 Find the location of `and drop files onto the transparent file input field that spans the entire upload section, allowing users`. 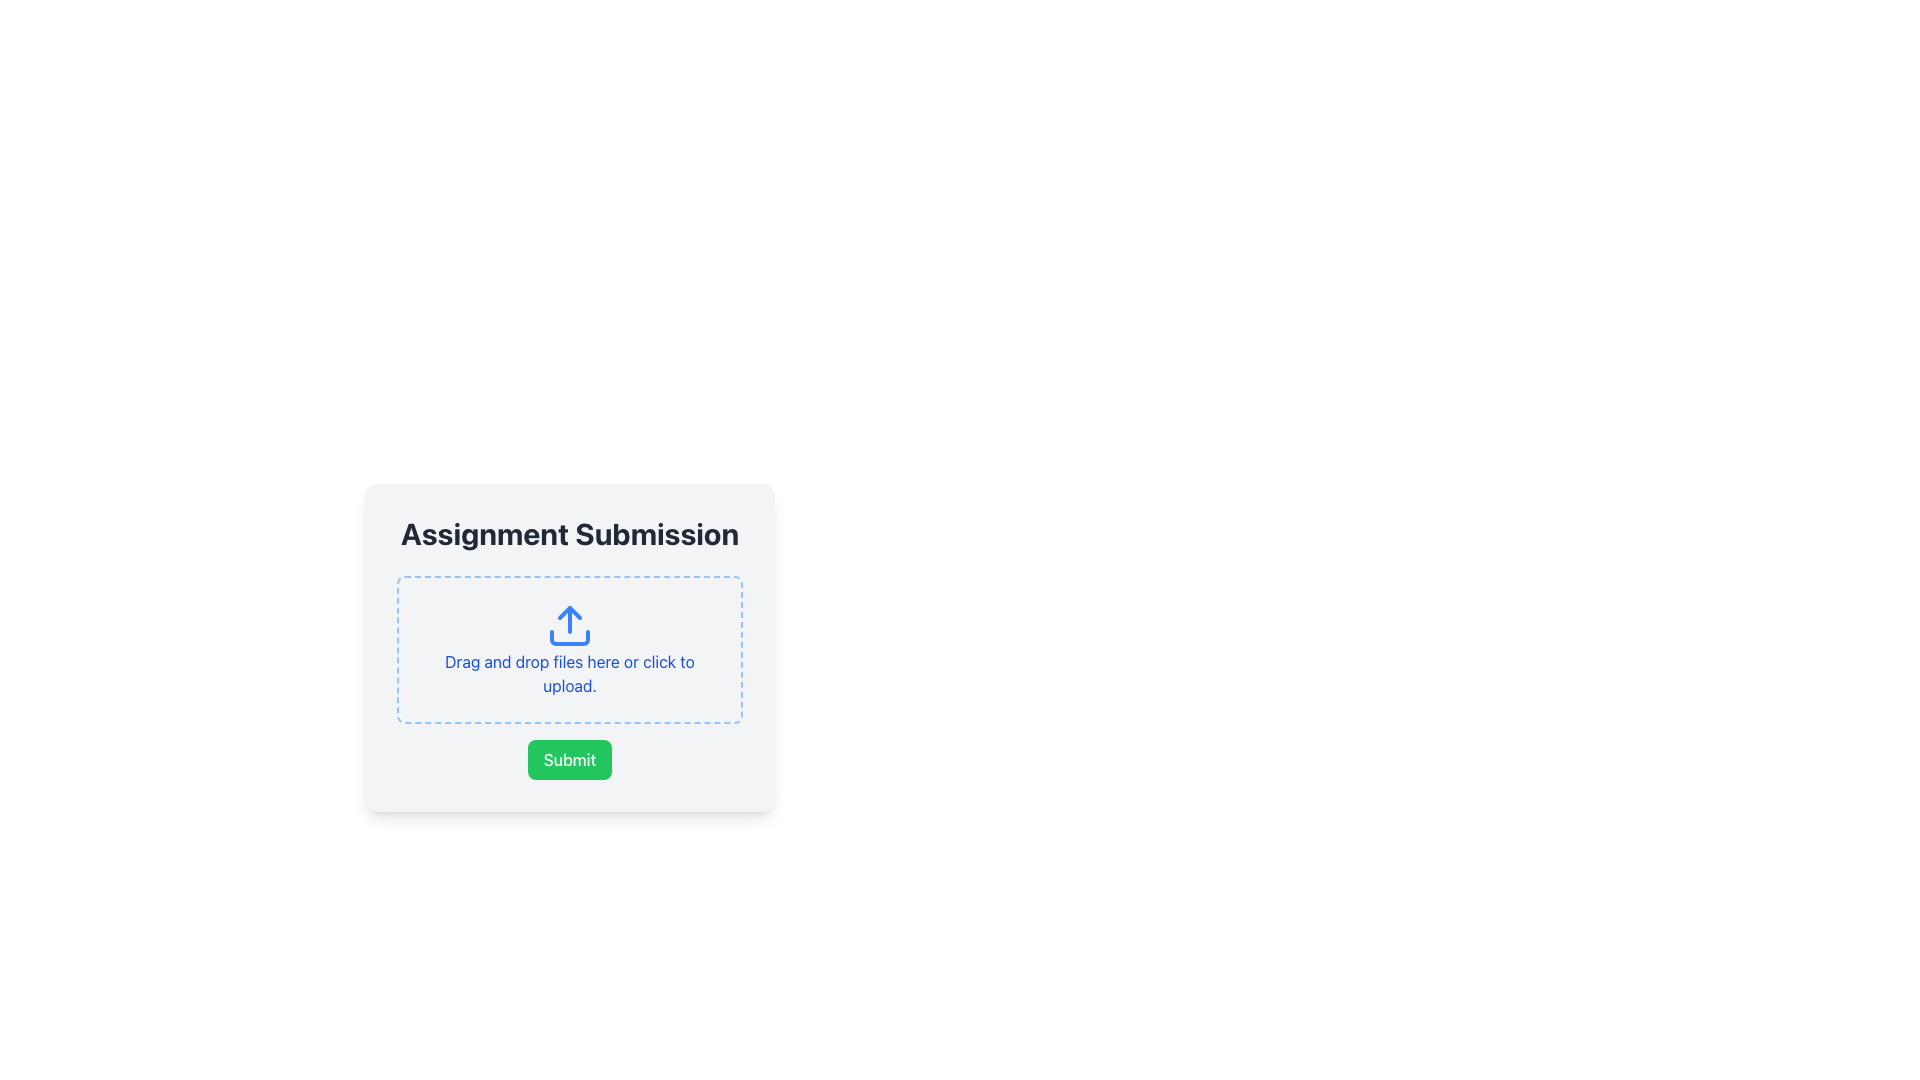

and drop files onto the transparent file input field that spans the entire upload section, allowing users is located at coordinates (569, 650).